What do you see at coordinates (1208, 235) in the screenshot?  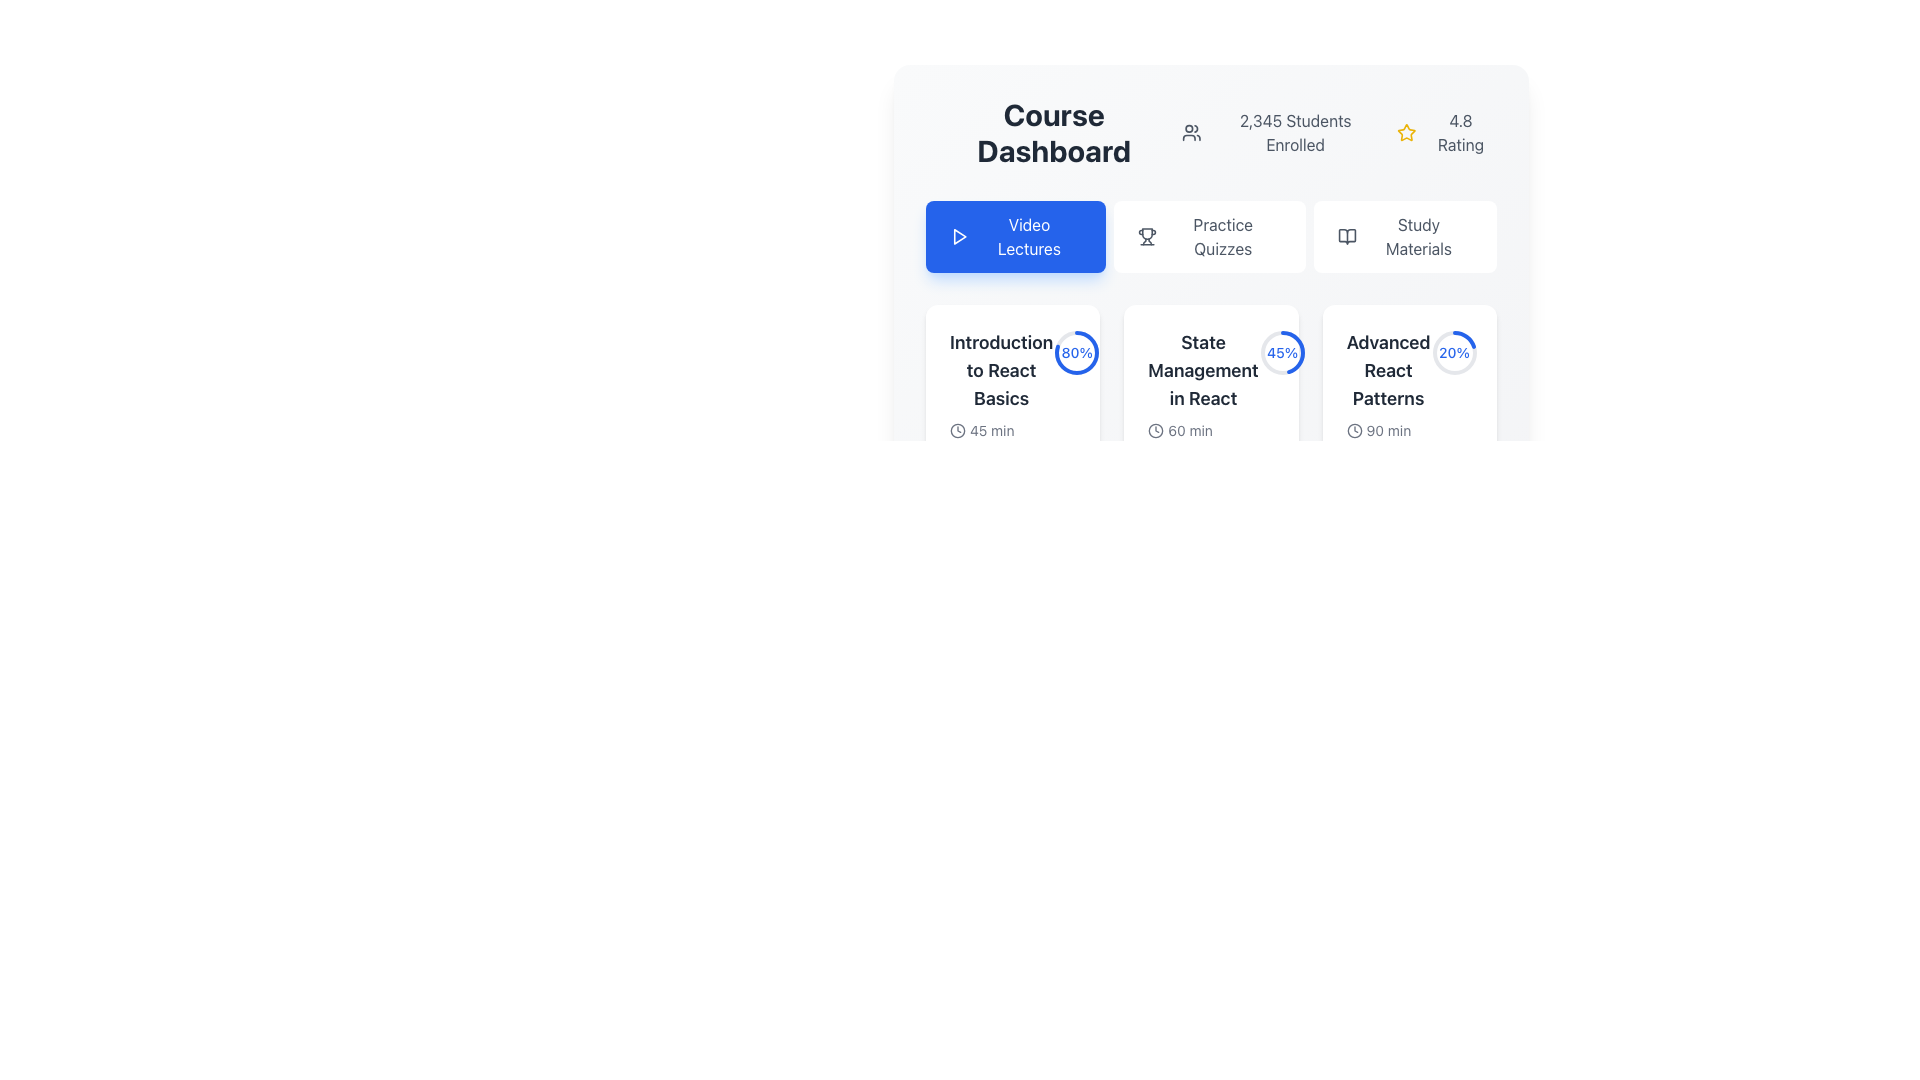 I see `the 'Practice Quizzes' button, which is a rectangular button with gray text and a light background, located centrally below the 'Course Dashboard' heading, between the 'Video Lectures' and 'Study Materials' buttons` at bounding box center [1208, 235].